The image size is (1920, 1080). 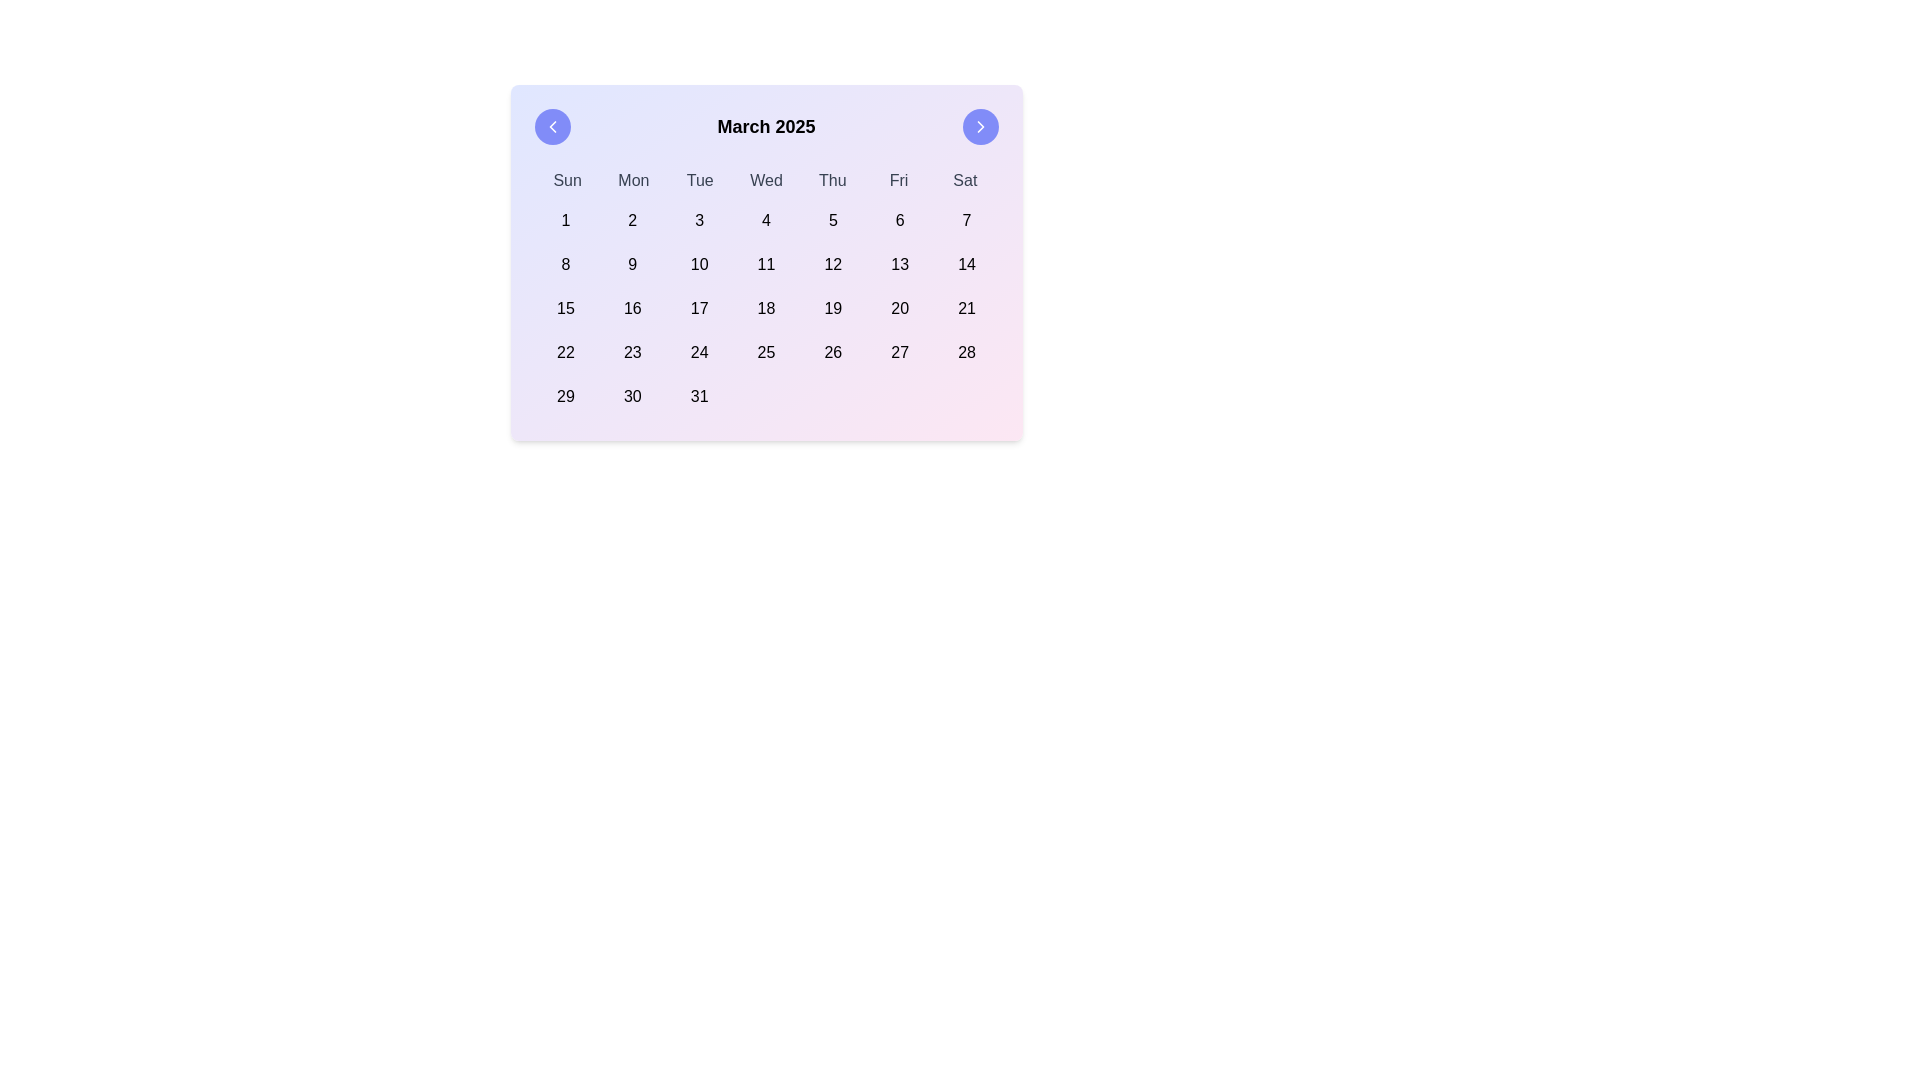 I want to click on the rectangular button labeled '5' in the first row and fifth column of the numeric grid, so click(x=833, y=220).